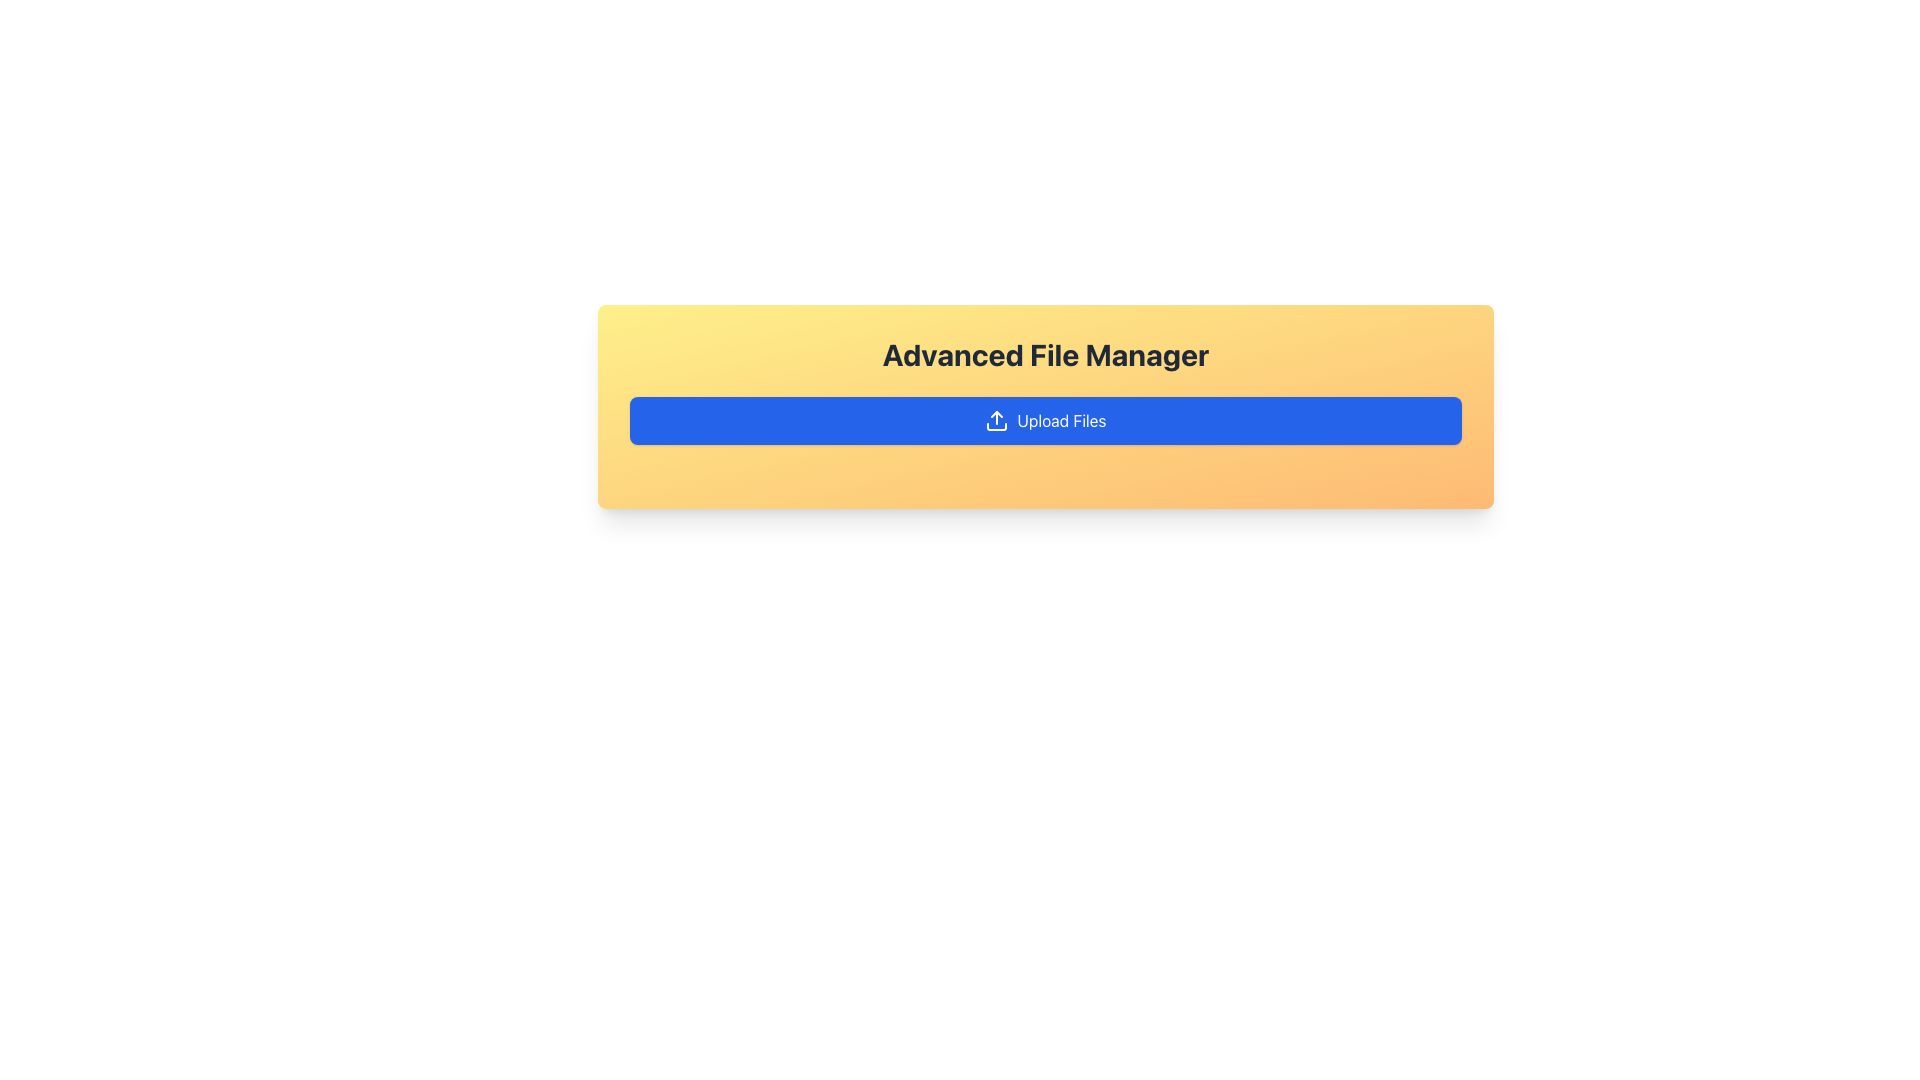  I want to click on the upload icon within the blue 'Upload Files' button, which features an upward arrow in a minimalistic design, so click(997, 419).